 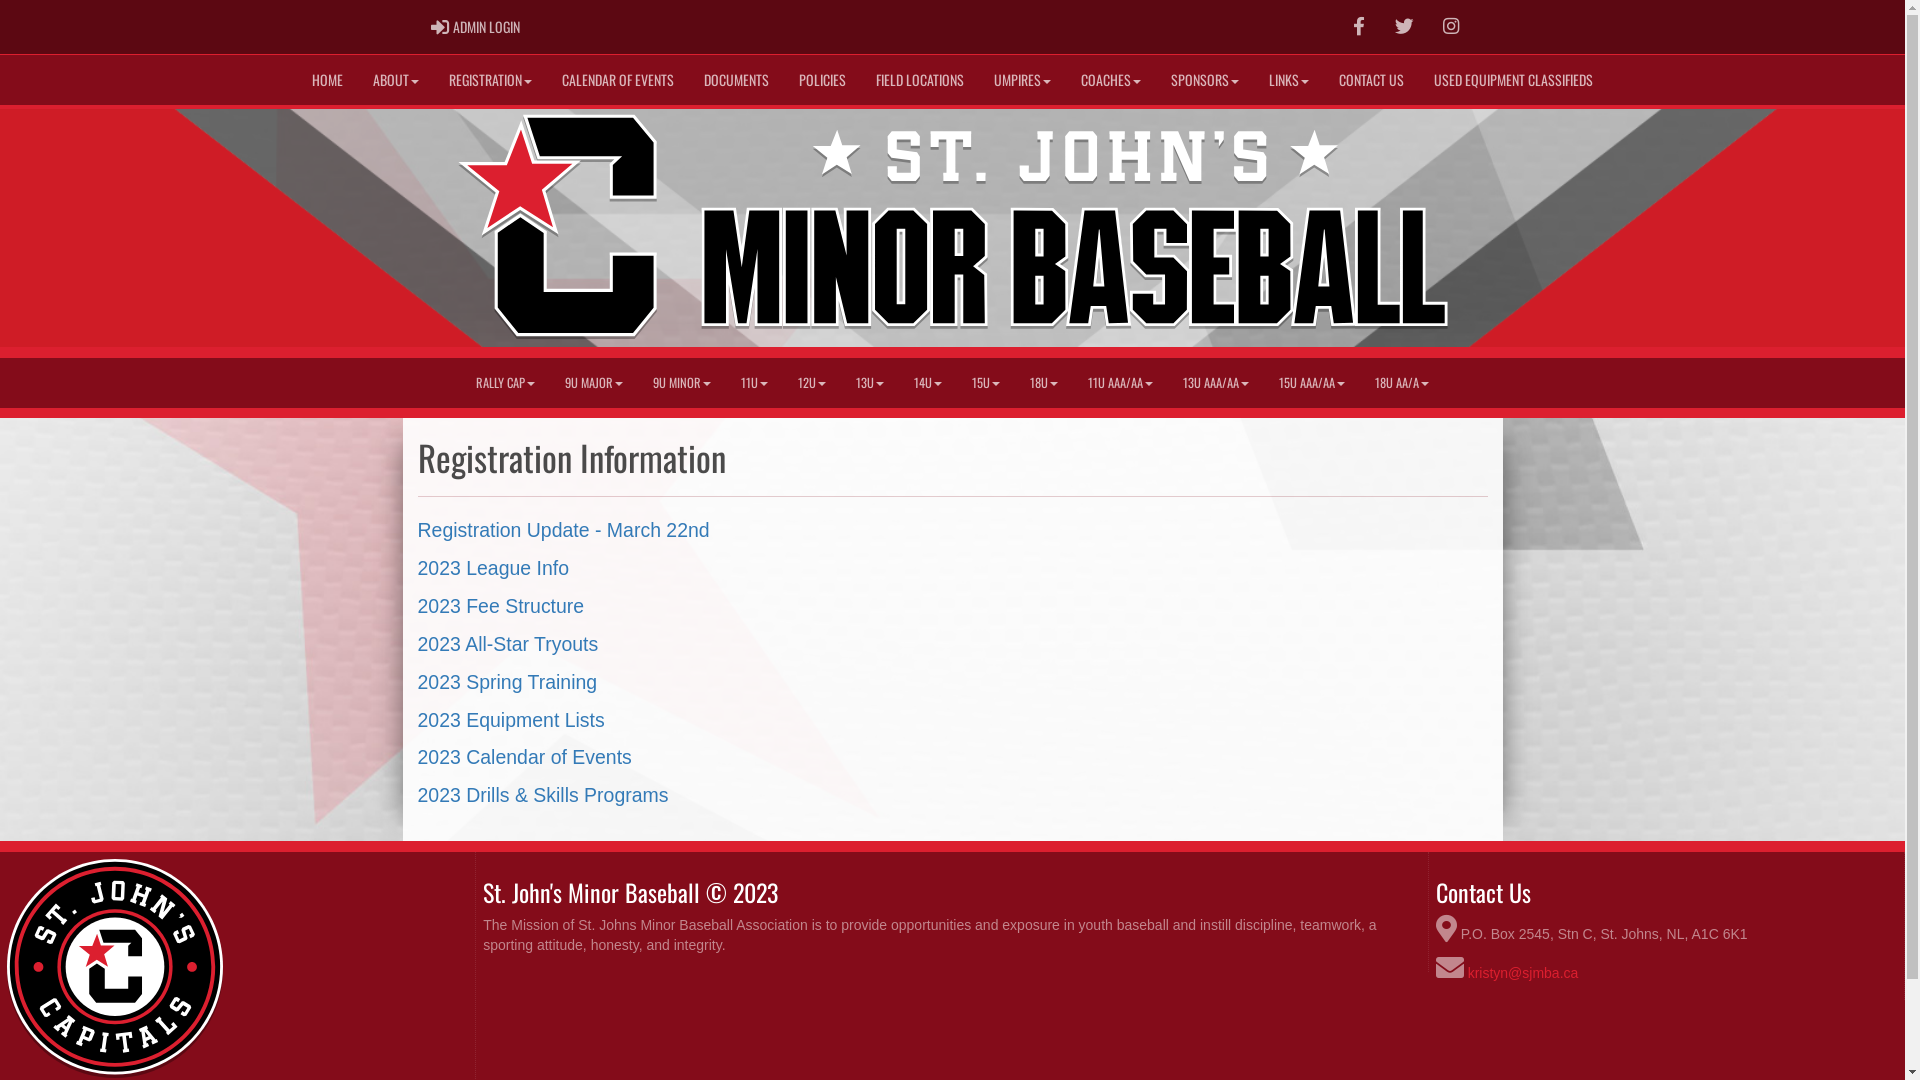 I want to click on 'HOME', so click(x=296, y=79).